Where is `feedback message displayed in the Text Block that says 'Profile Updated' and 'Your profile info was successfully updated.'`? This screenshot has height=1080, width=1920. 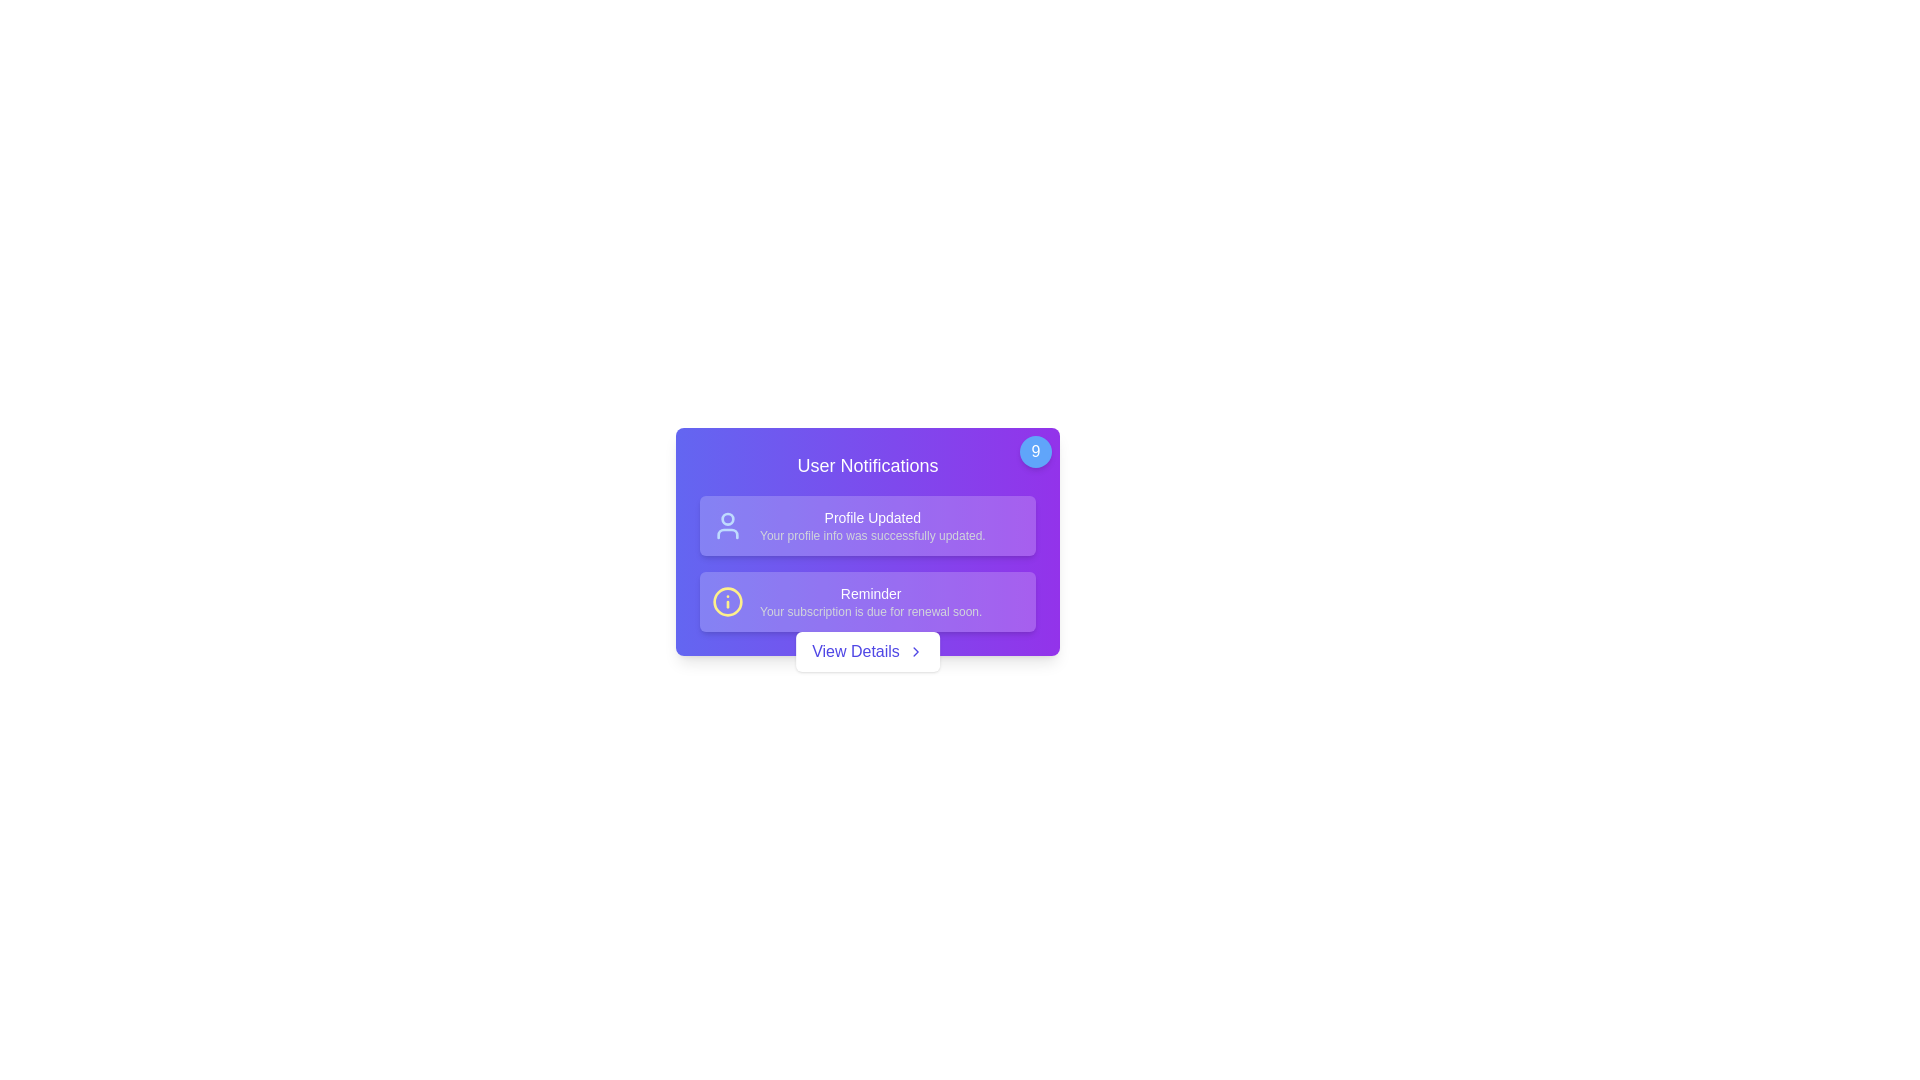
feedback message displayed in the Text Block that says 'Profile Updated' and 'Your profile info was successfully updated.' is located at coordinates (872, 524).